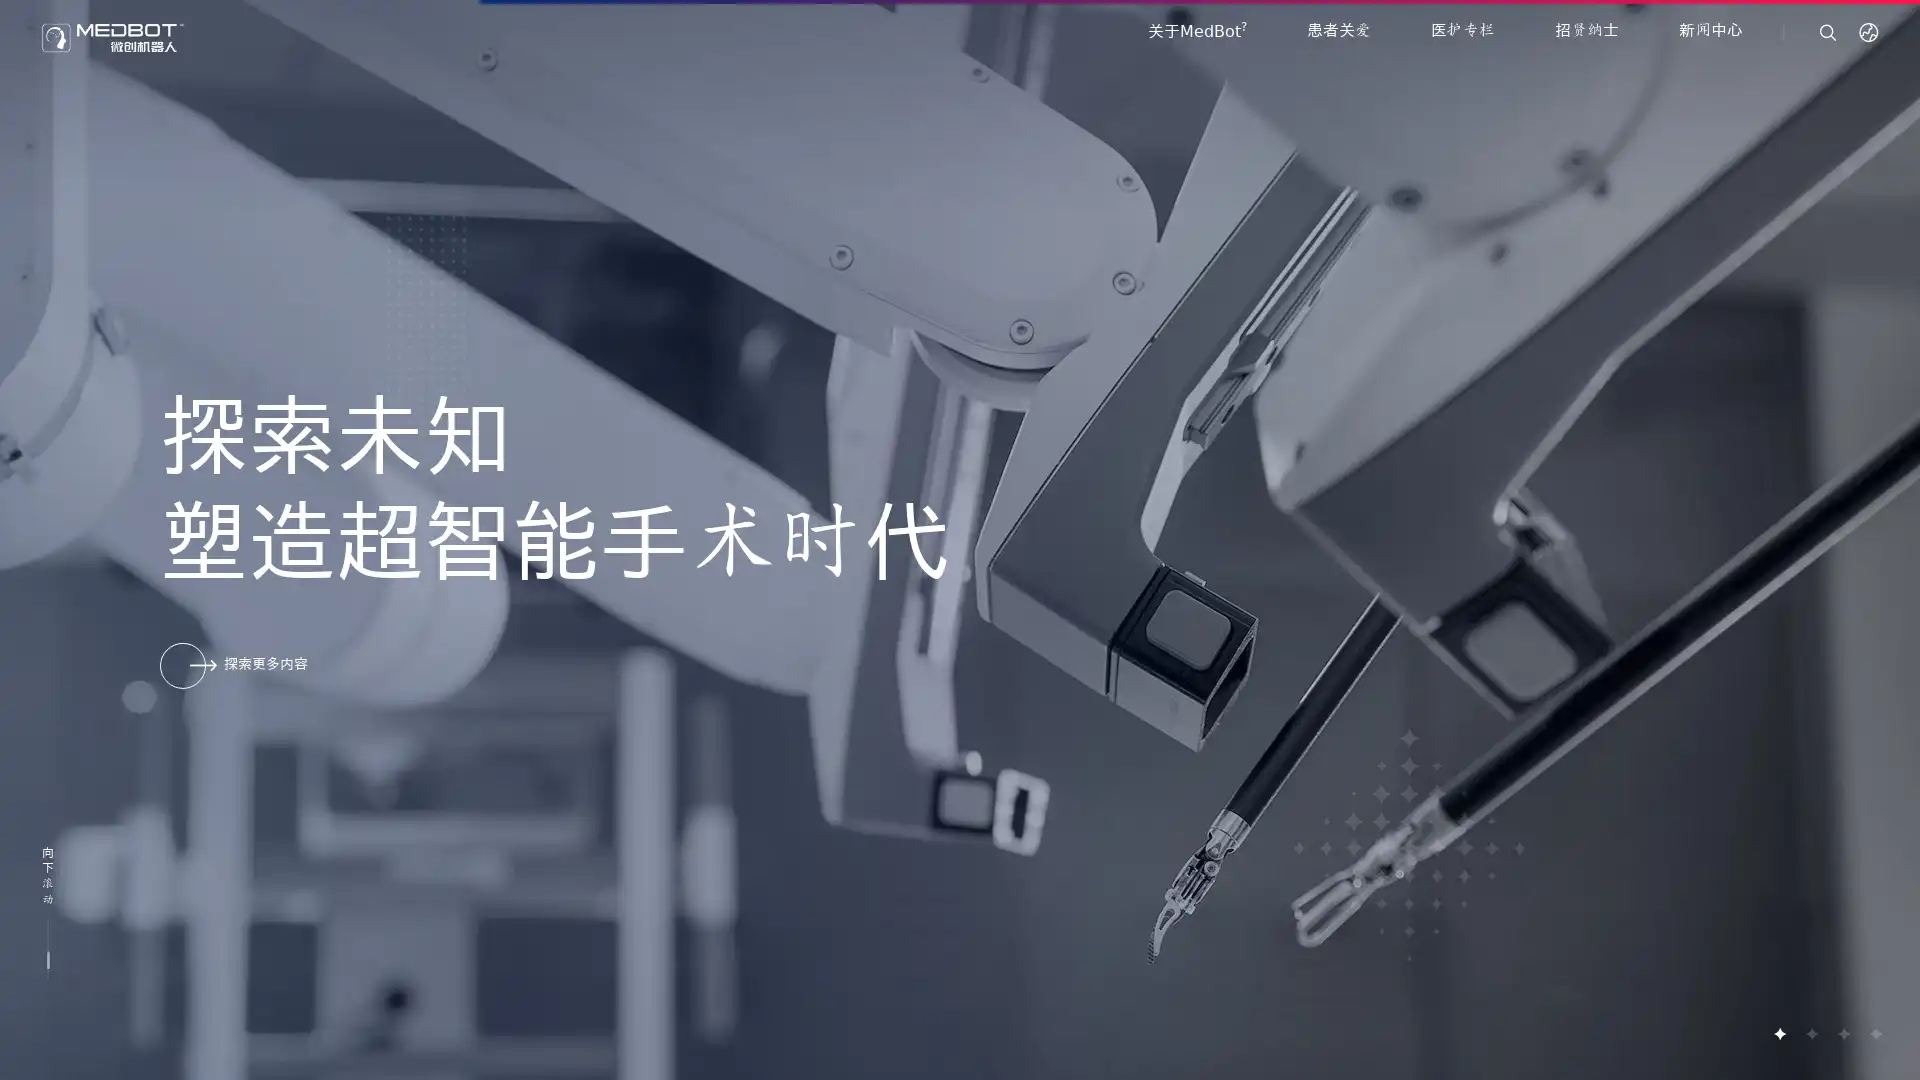  I want to click on Go to slide 2, so click(1810, 1033).